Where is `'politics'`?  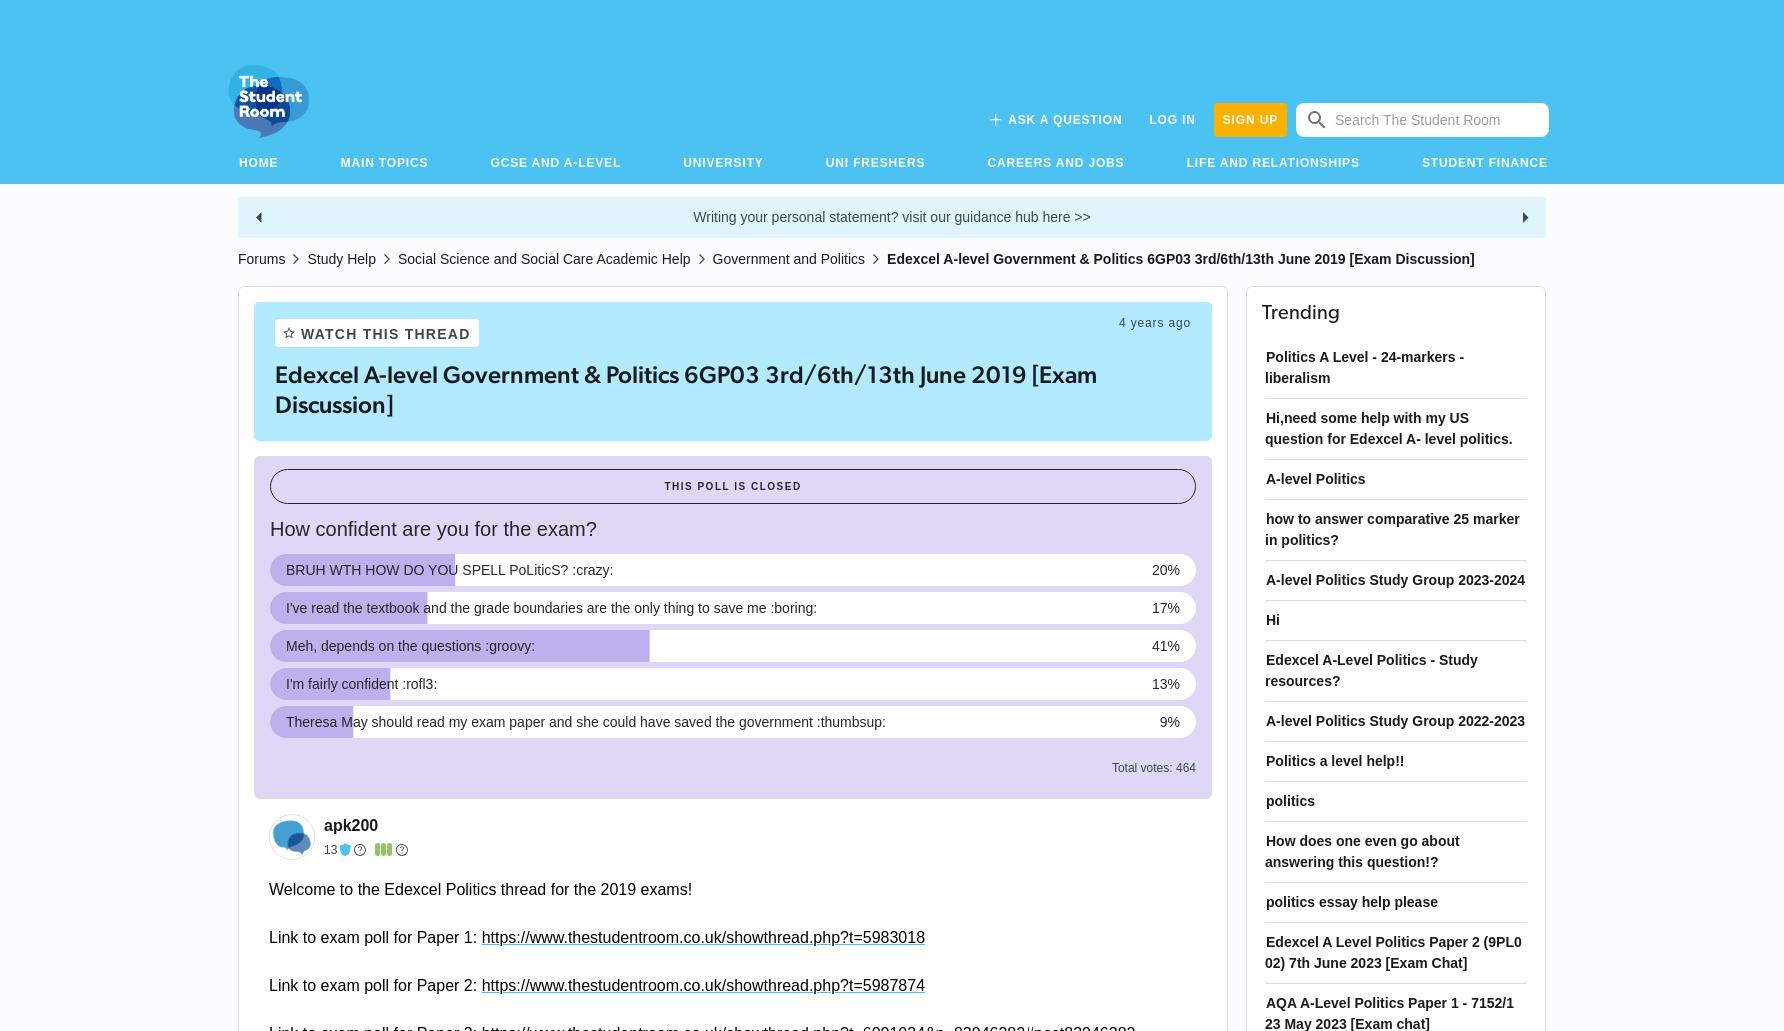 'politics' is located at coordinates (1289, 799).